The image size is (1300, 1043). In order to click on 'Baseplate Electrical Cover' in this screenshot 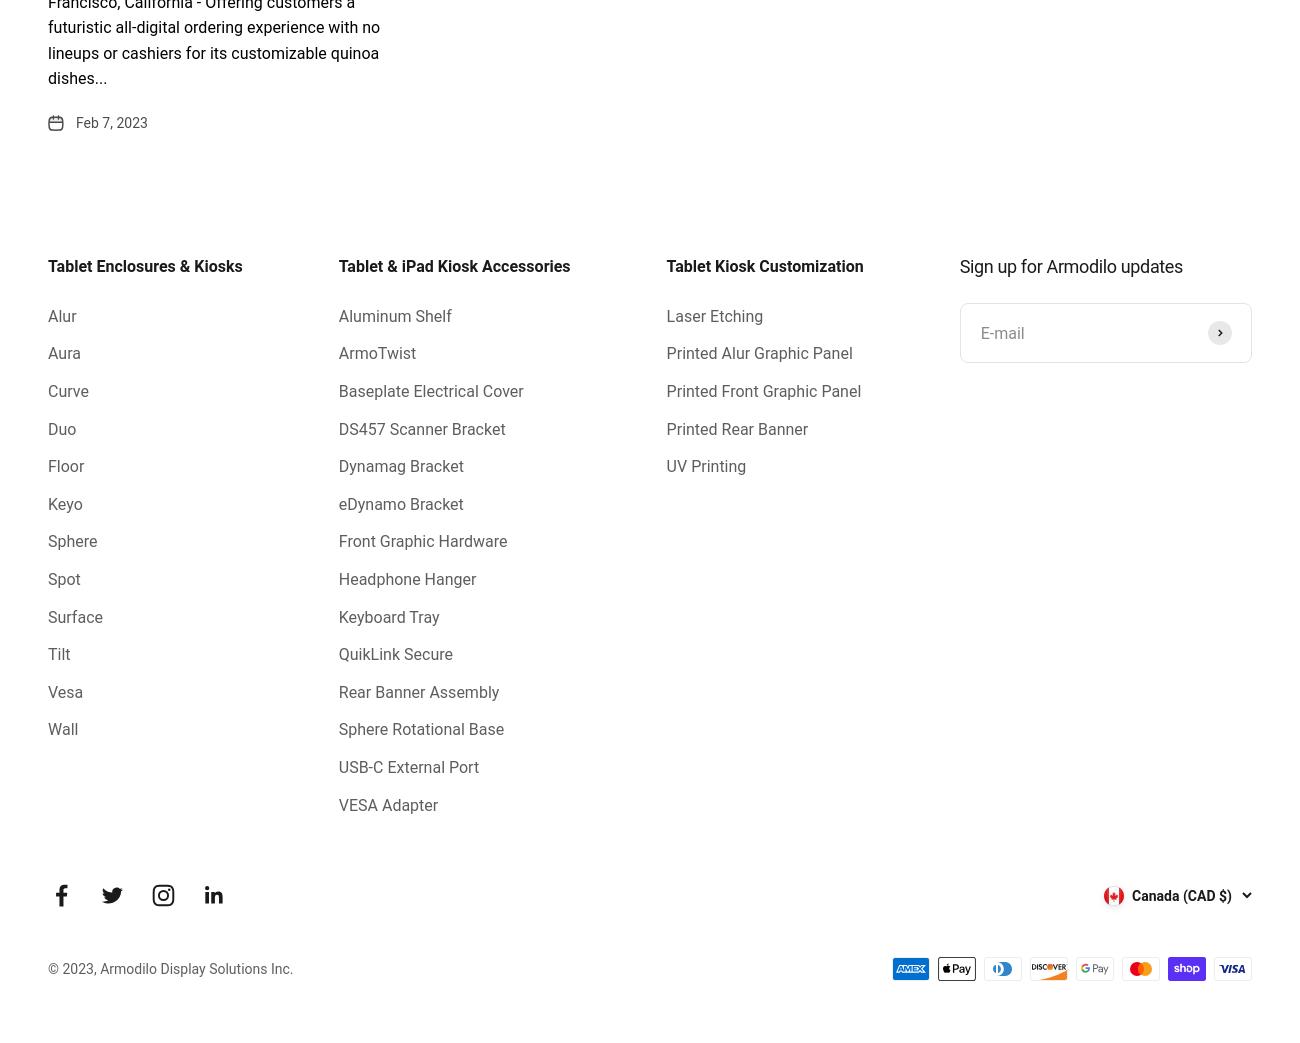, I will do `click(430, 391)`.